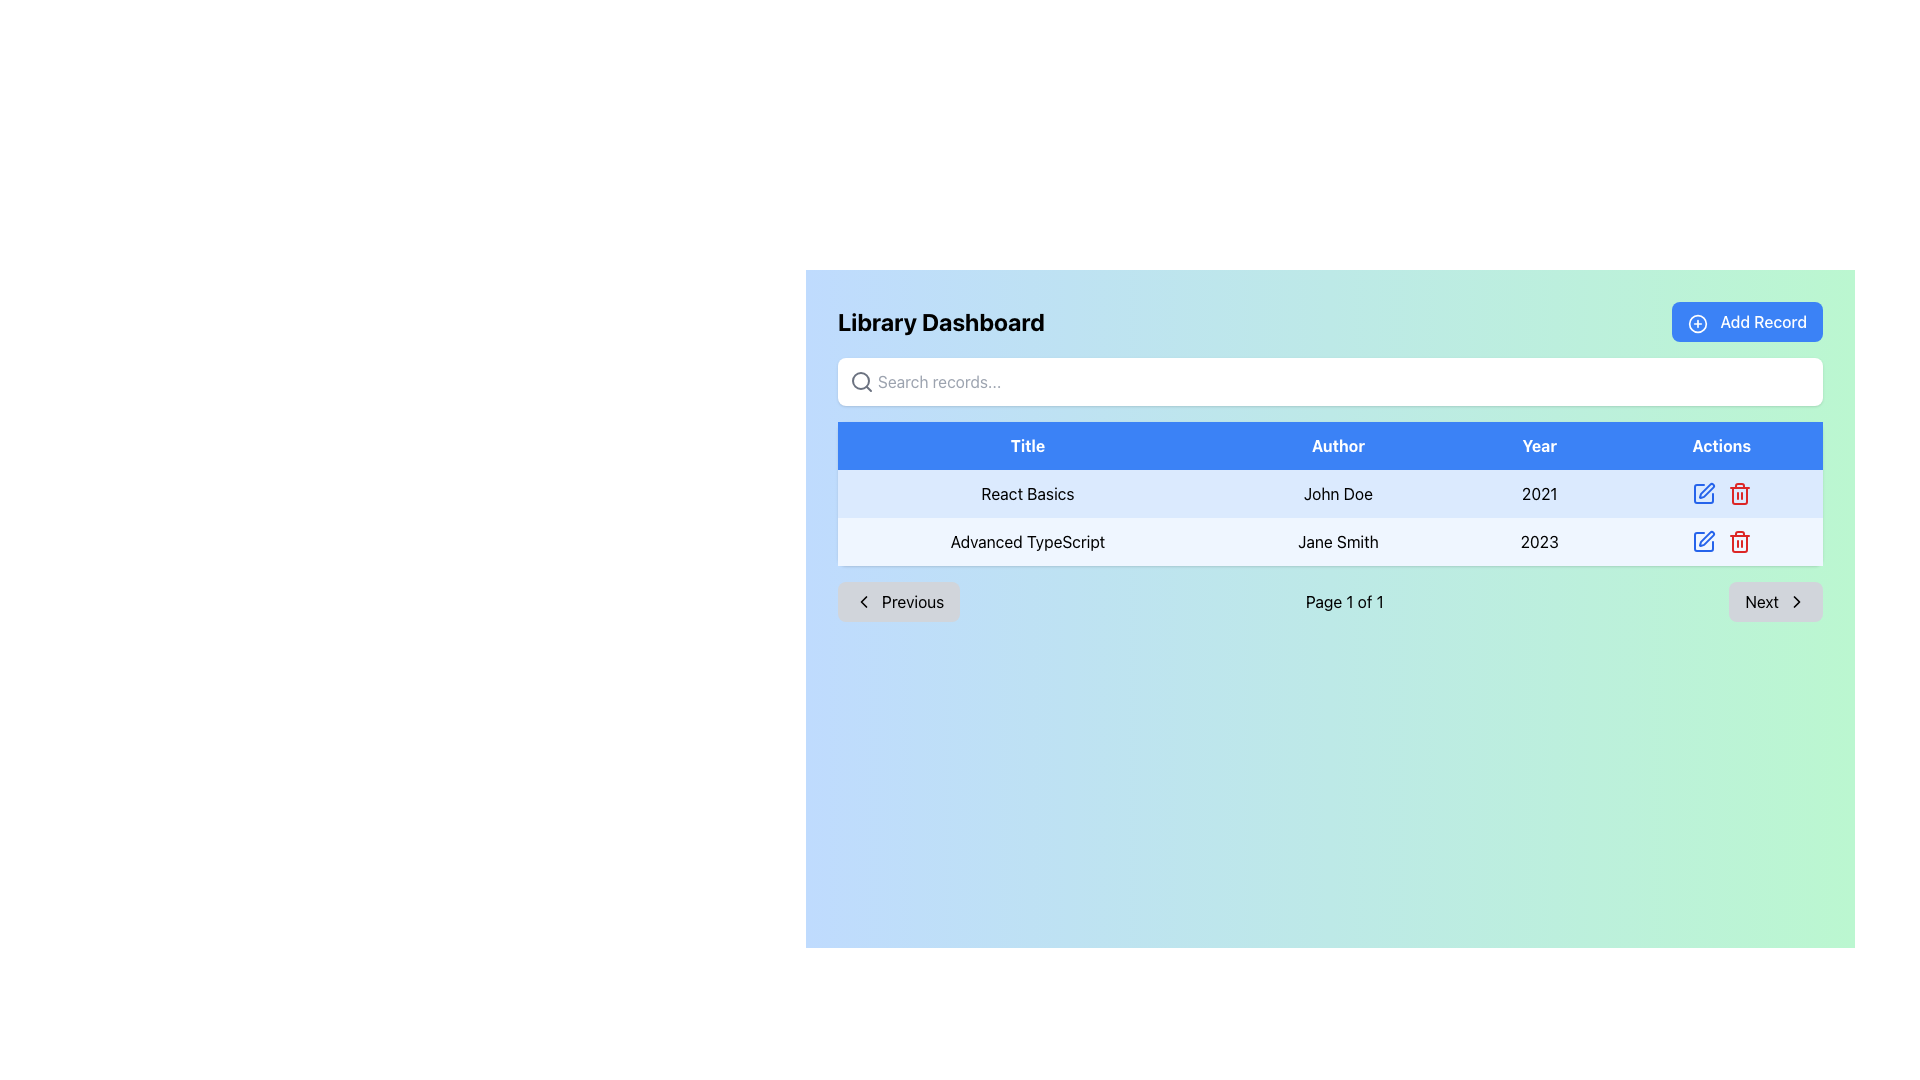 The width and height of the screenshot is (1920, 1080). What do you see at coordinates (1538, 445) in the screenshot?
I see `the 'Year' column header text label, which is the third item in the header row of the table, located between 'Author' and 'Actions'` at bounding box center [1538, 445].